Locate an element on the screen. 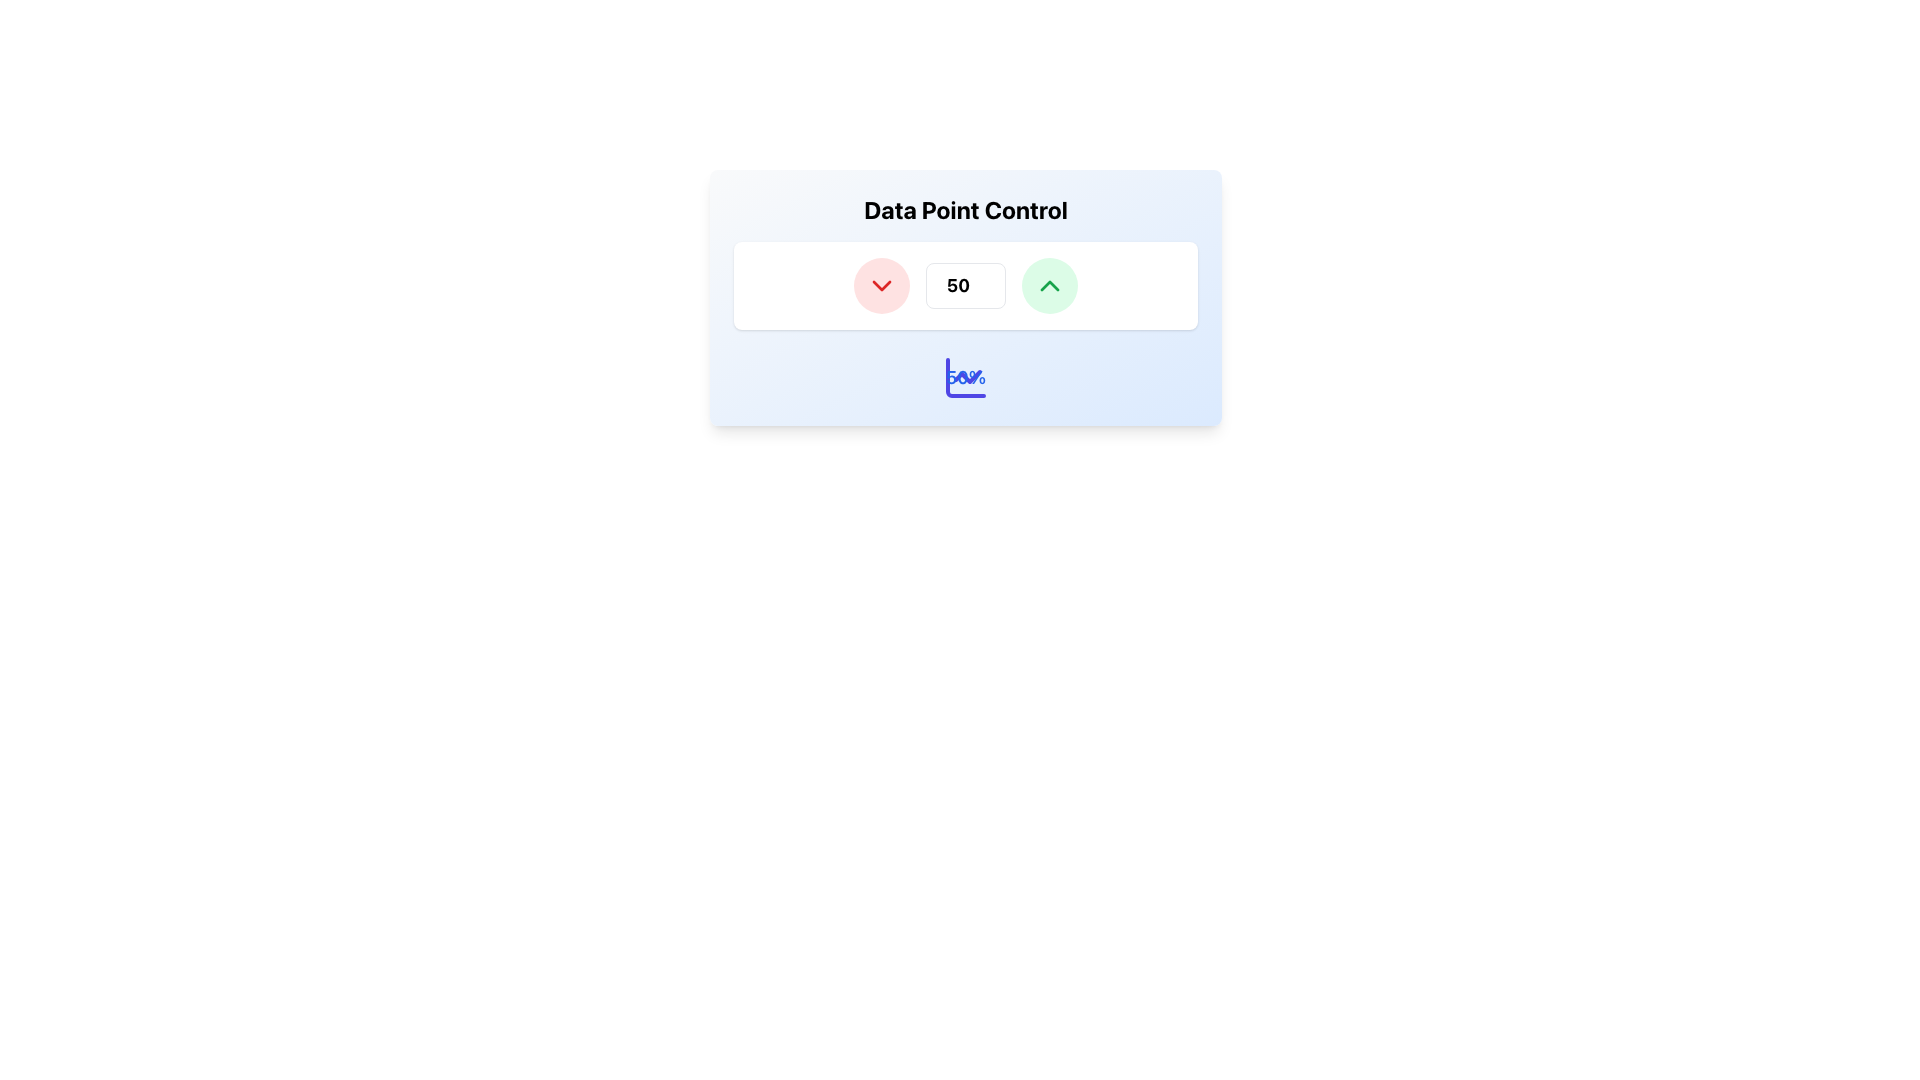  the upward-pointing chevron icon with a green outline located in the circular button on the right side of the horizontal control panel is located at coordinates (1049, 285).